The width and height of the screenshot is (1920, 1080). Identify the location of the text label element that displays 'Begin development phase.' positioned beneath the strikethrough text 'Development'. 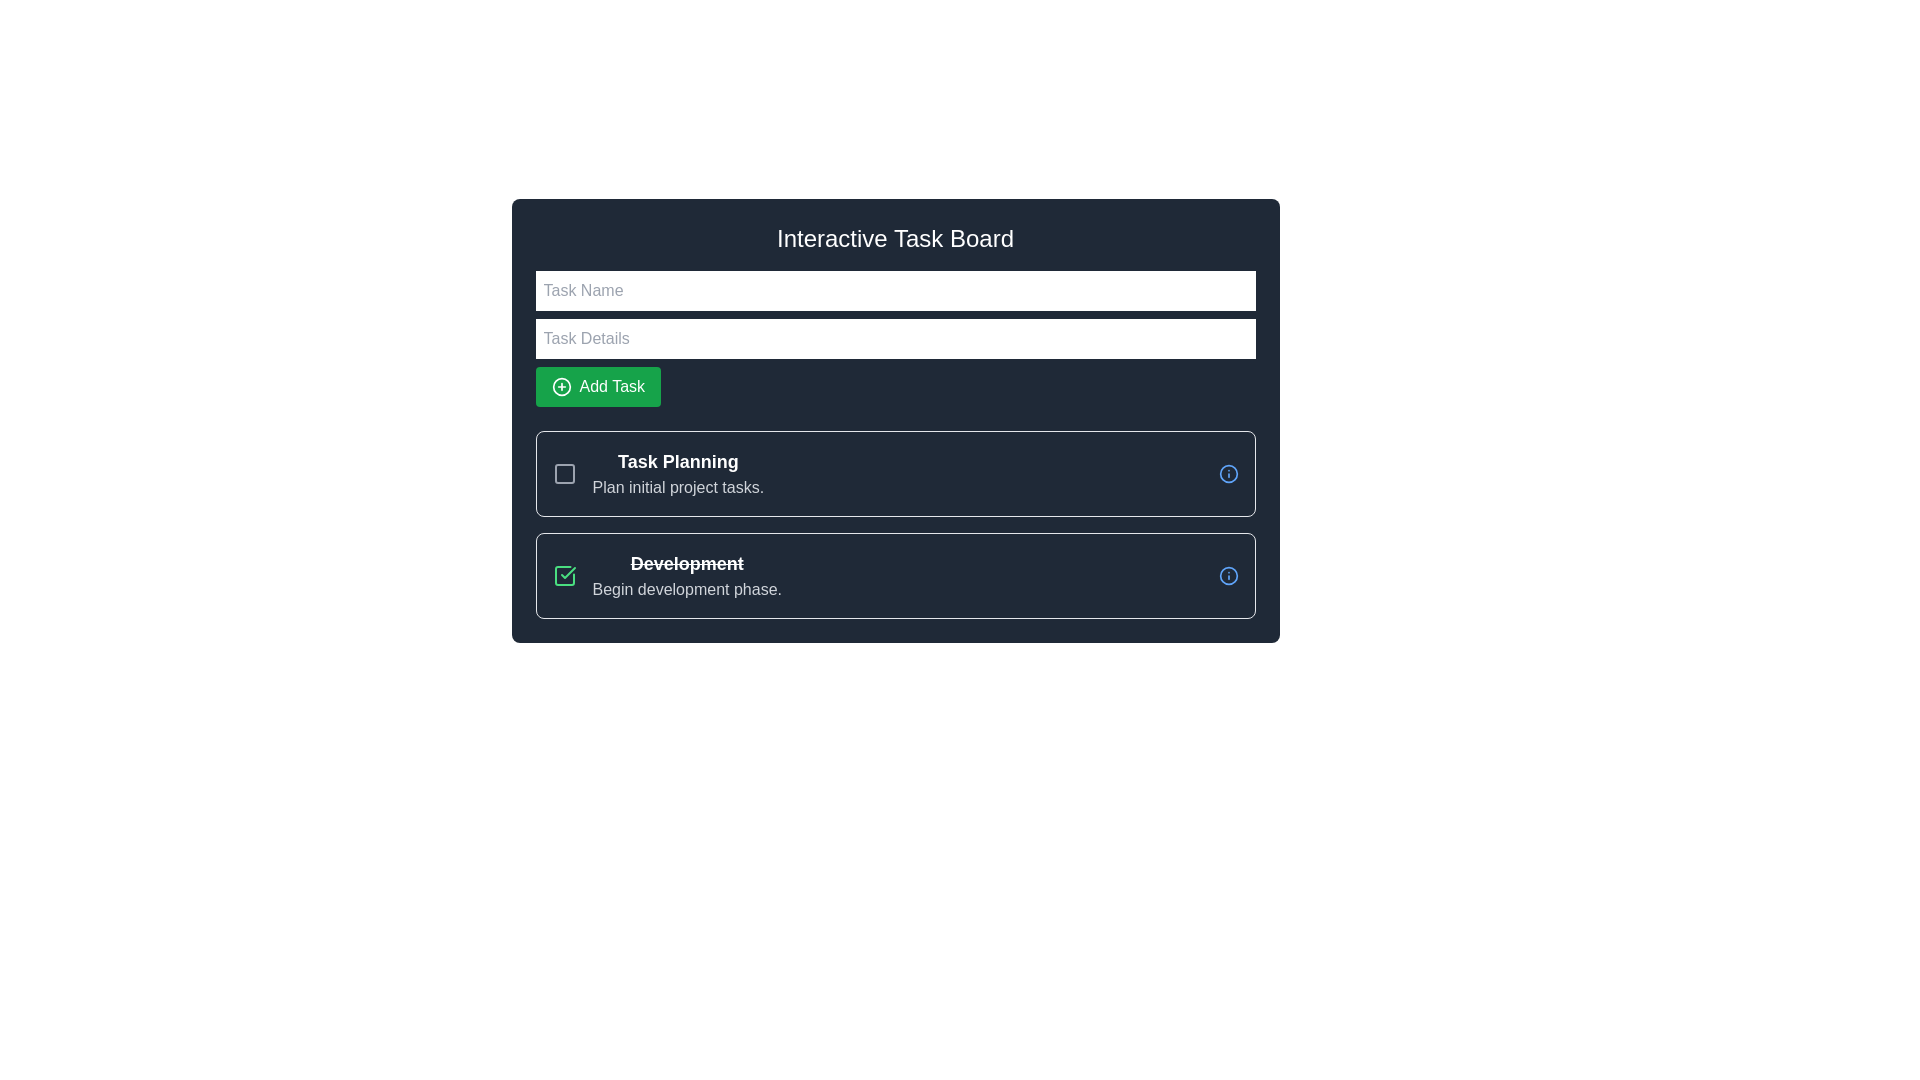
(687, 589).